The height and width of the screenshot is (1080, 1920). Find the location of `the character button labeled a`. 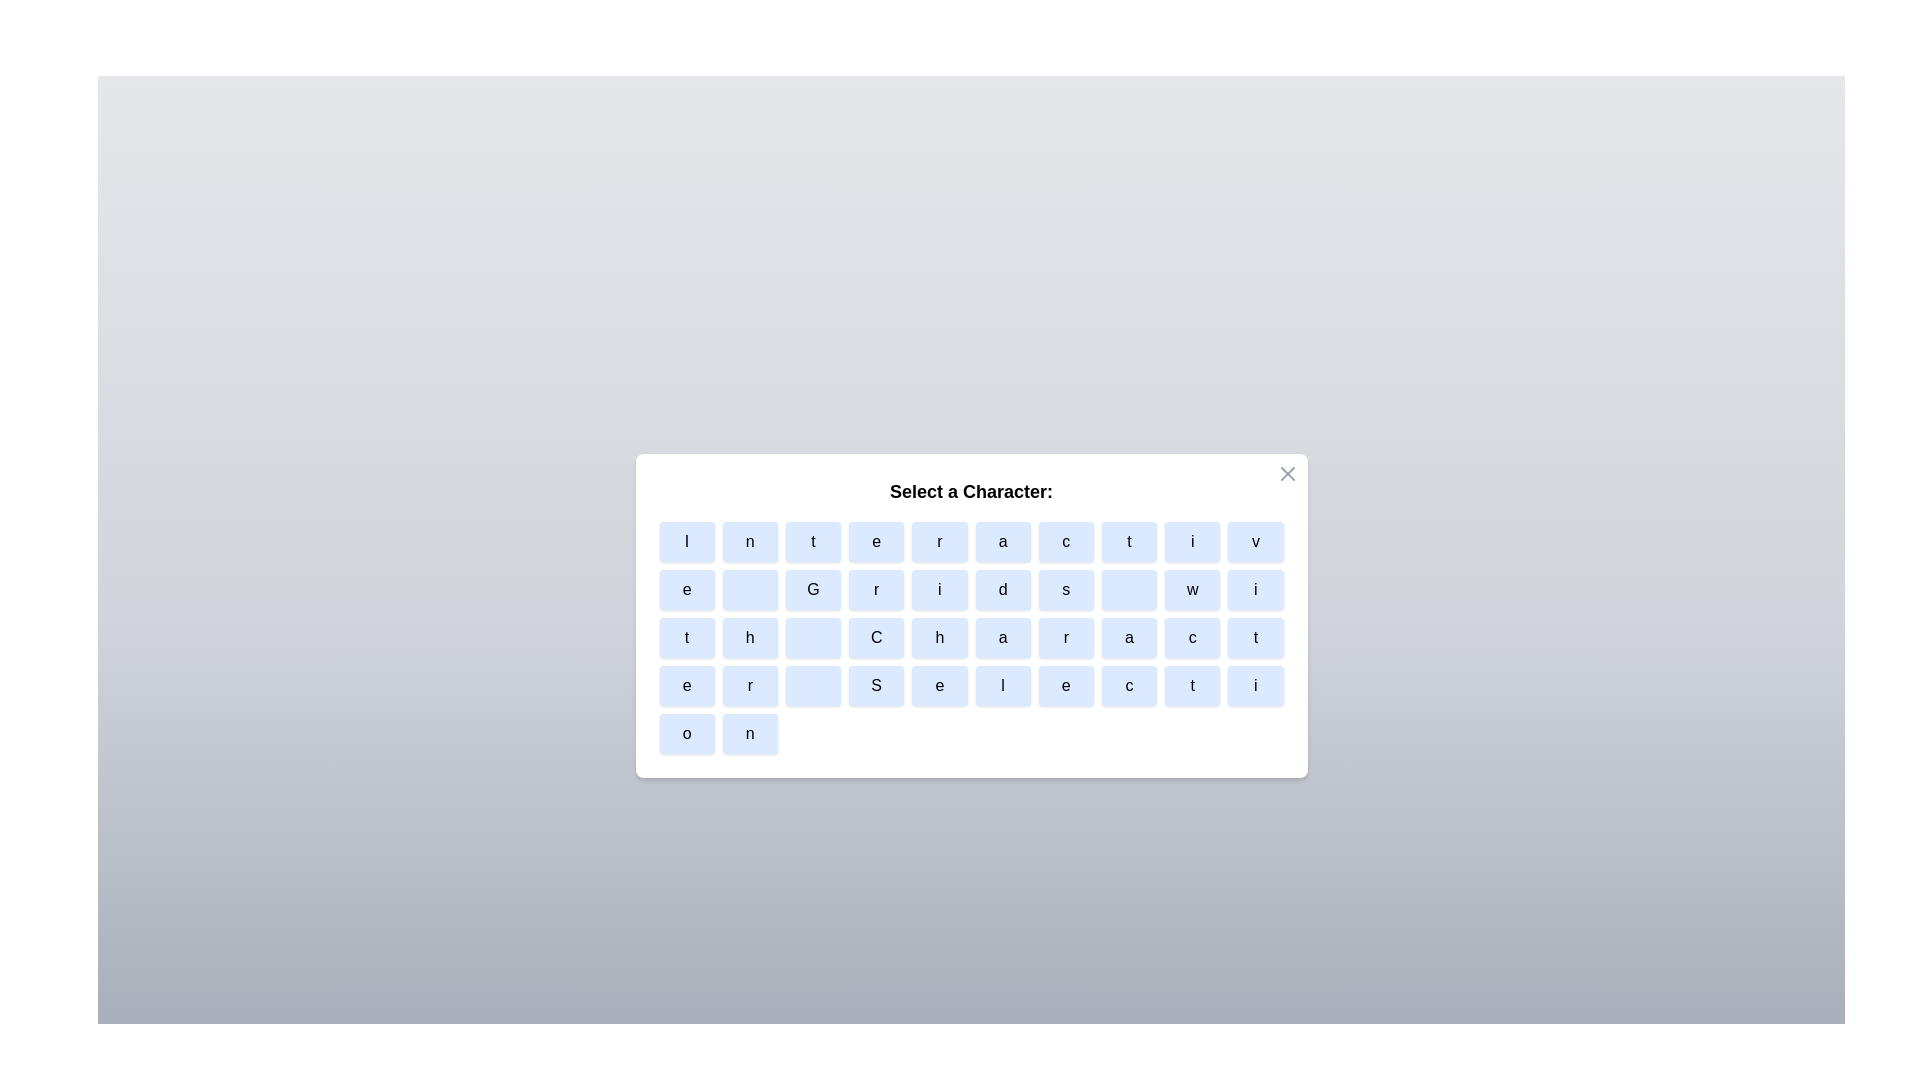

the character button labeled a is located at coordinates (1003, 542).